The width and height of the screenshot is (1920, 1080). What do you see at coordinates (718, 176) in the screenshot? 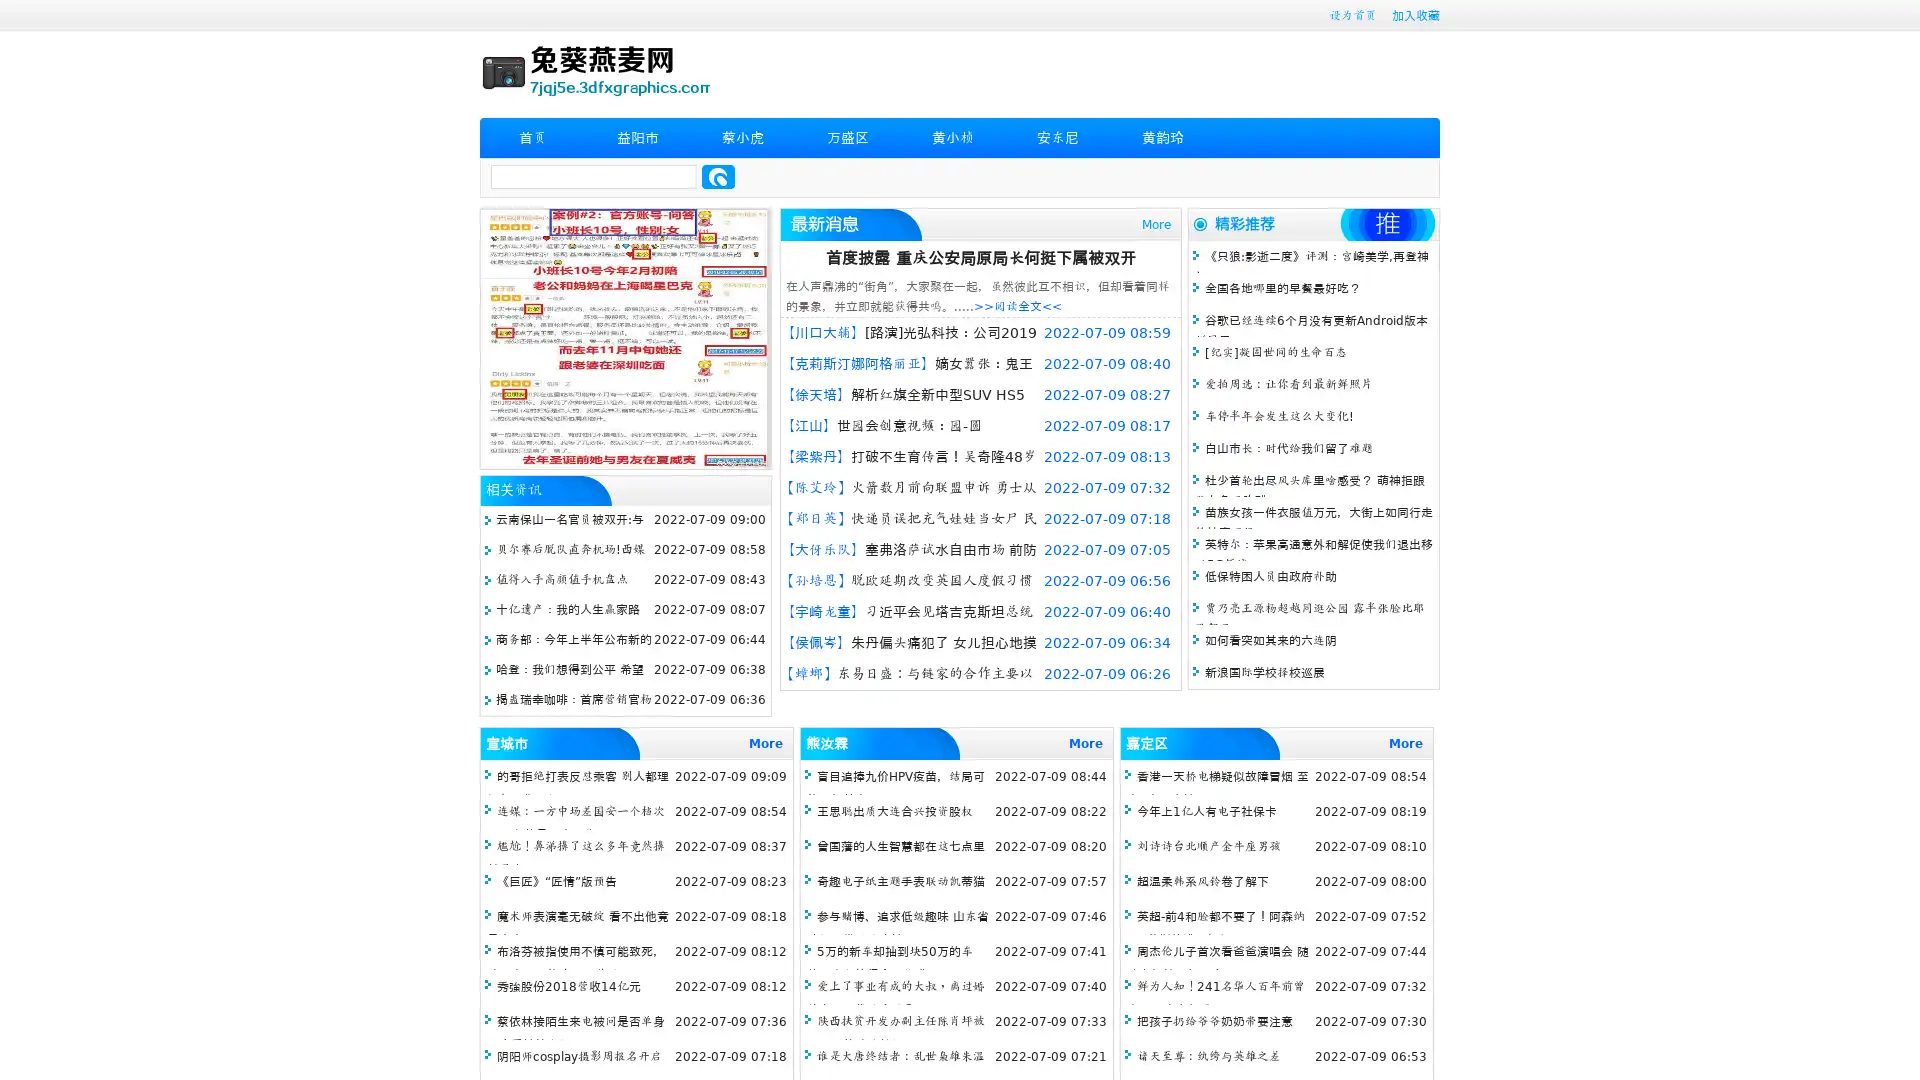
I see `Search` at bounding box center [718, 176].